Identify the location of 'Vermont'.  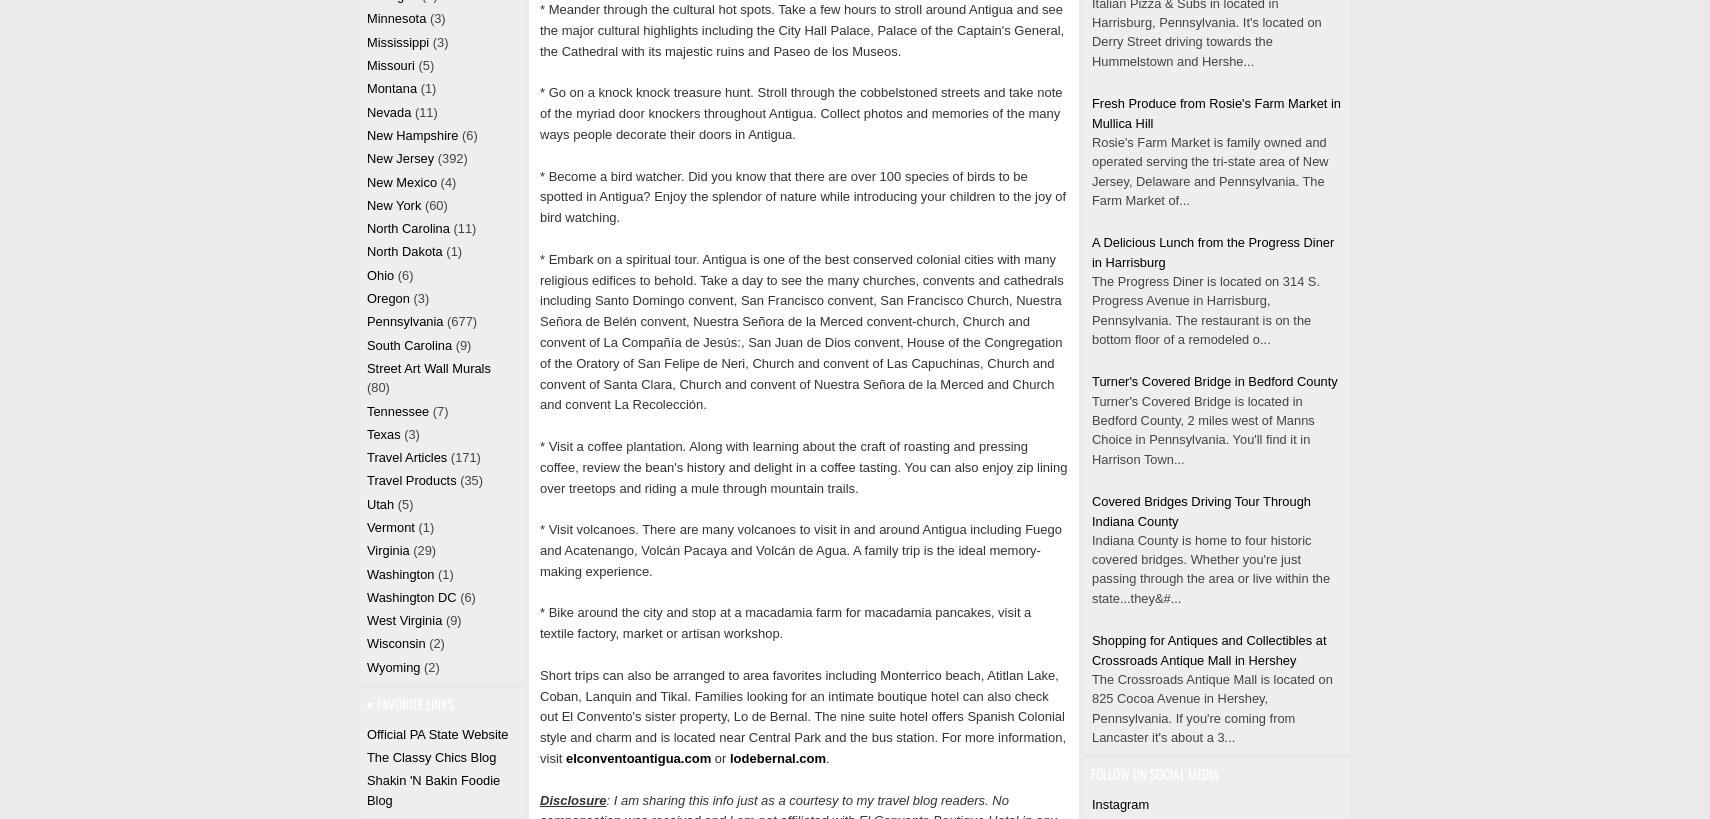
(389, 525).